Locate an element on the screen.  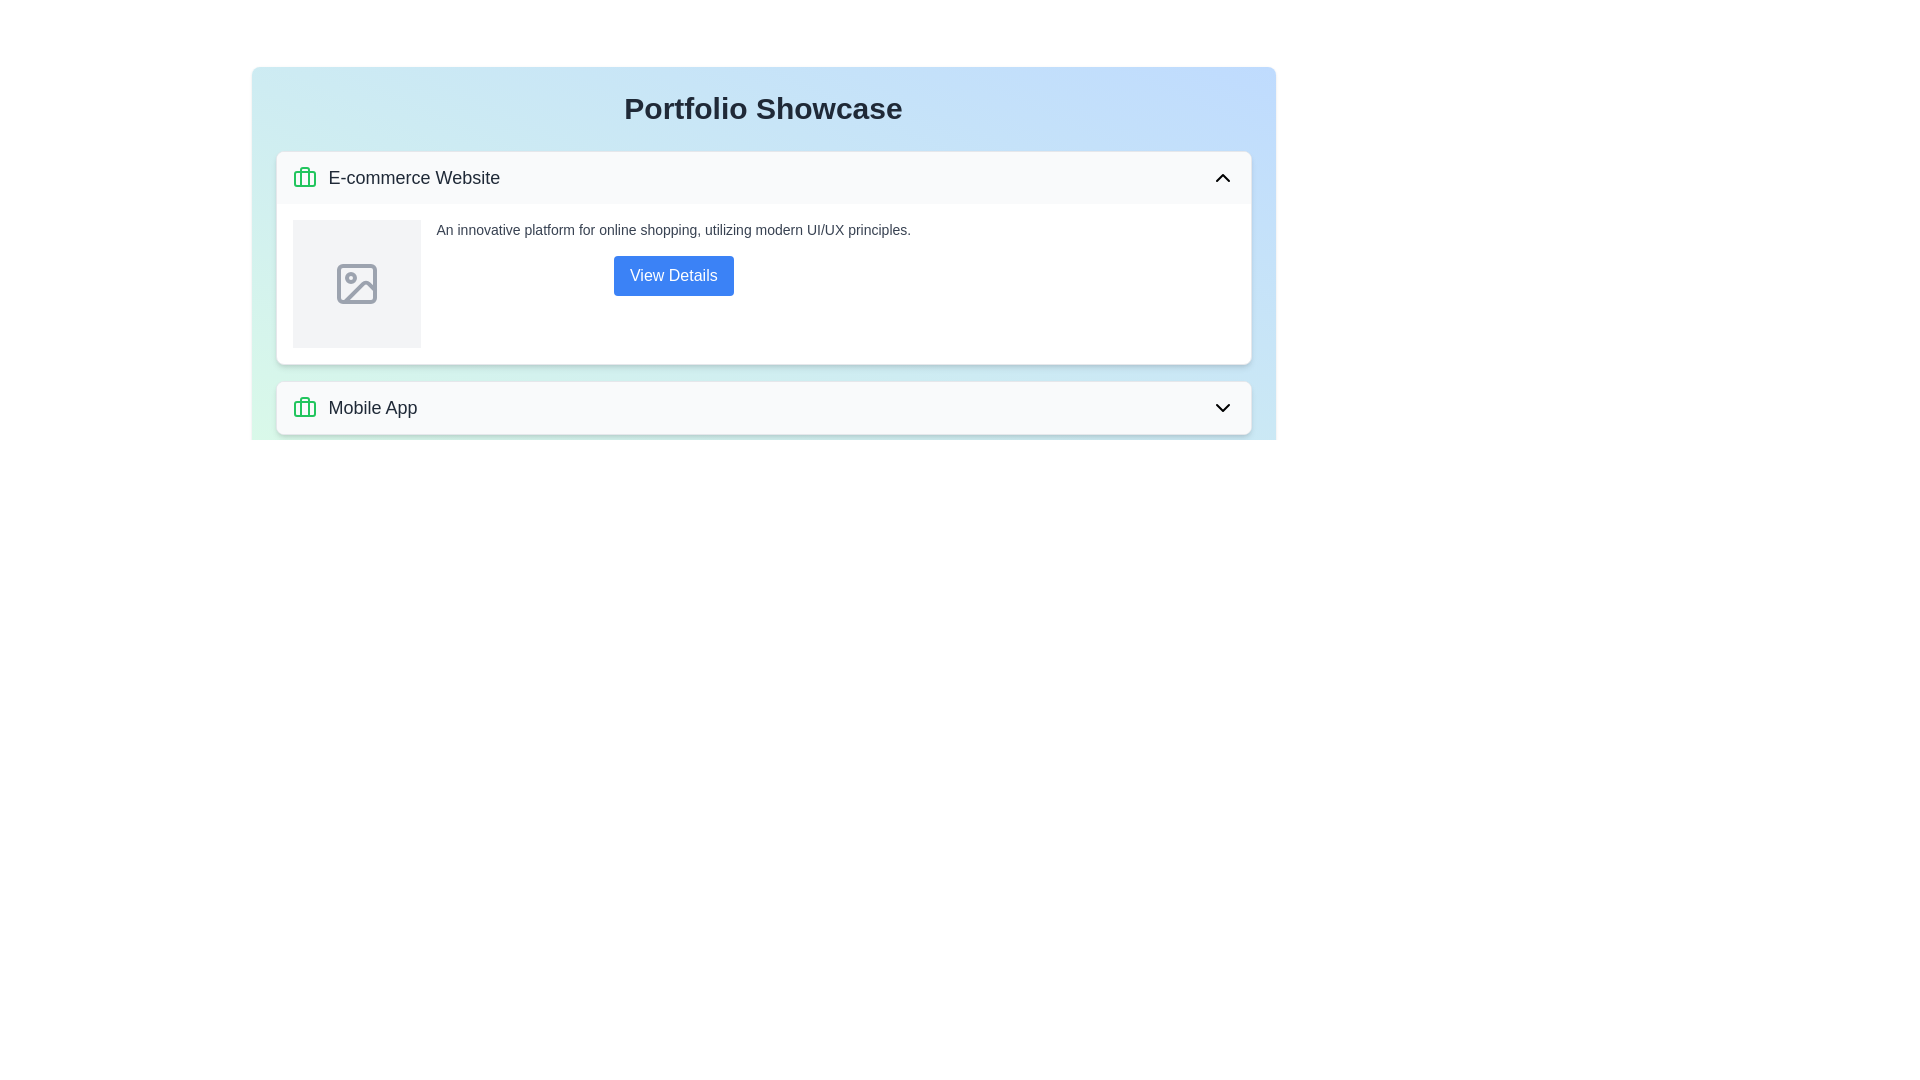
the clickable link for the 'E-commerce Website' project located in the top left corner of the 'Portfolio Showcase' section is located at coordinates (396, 176).